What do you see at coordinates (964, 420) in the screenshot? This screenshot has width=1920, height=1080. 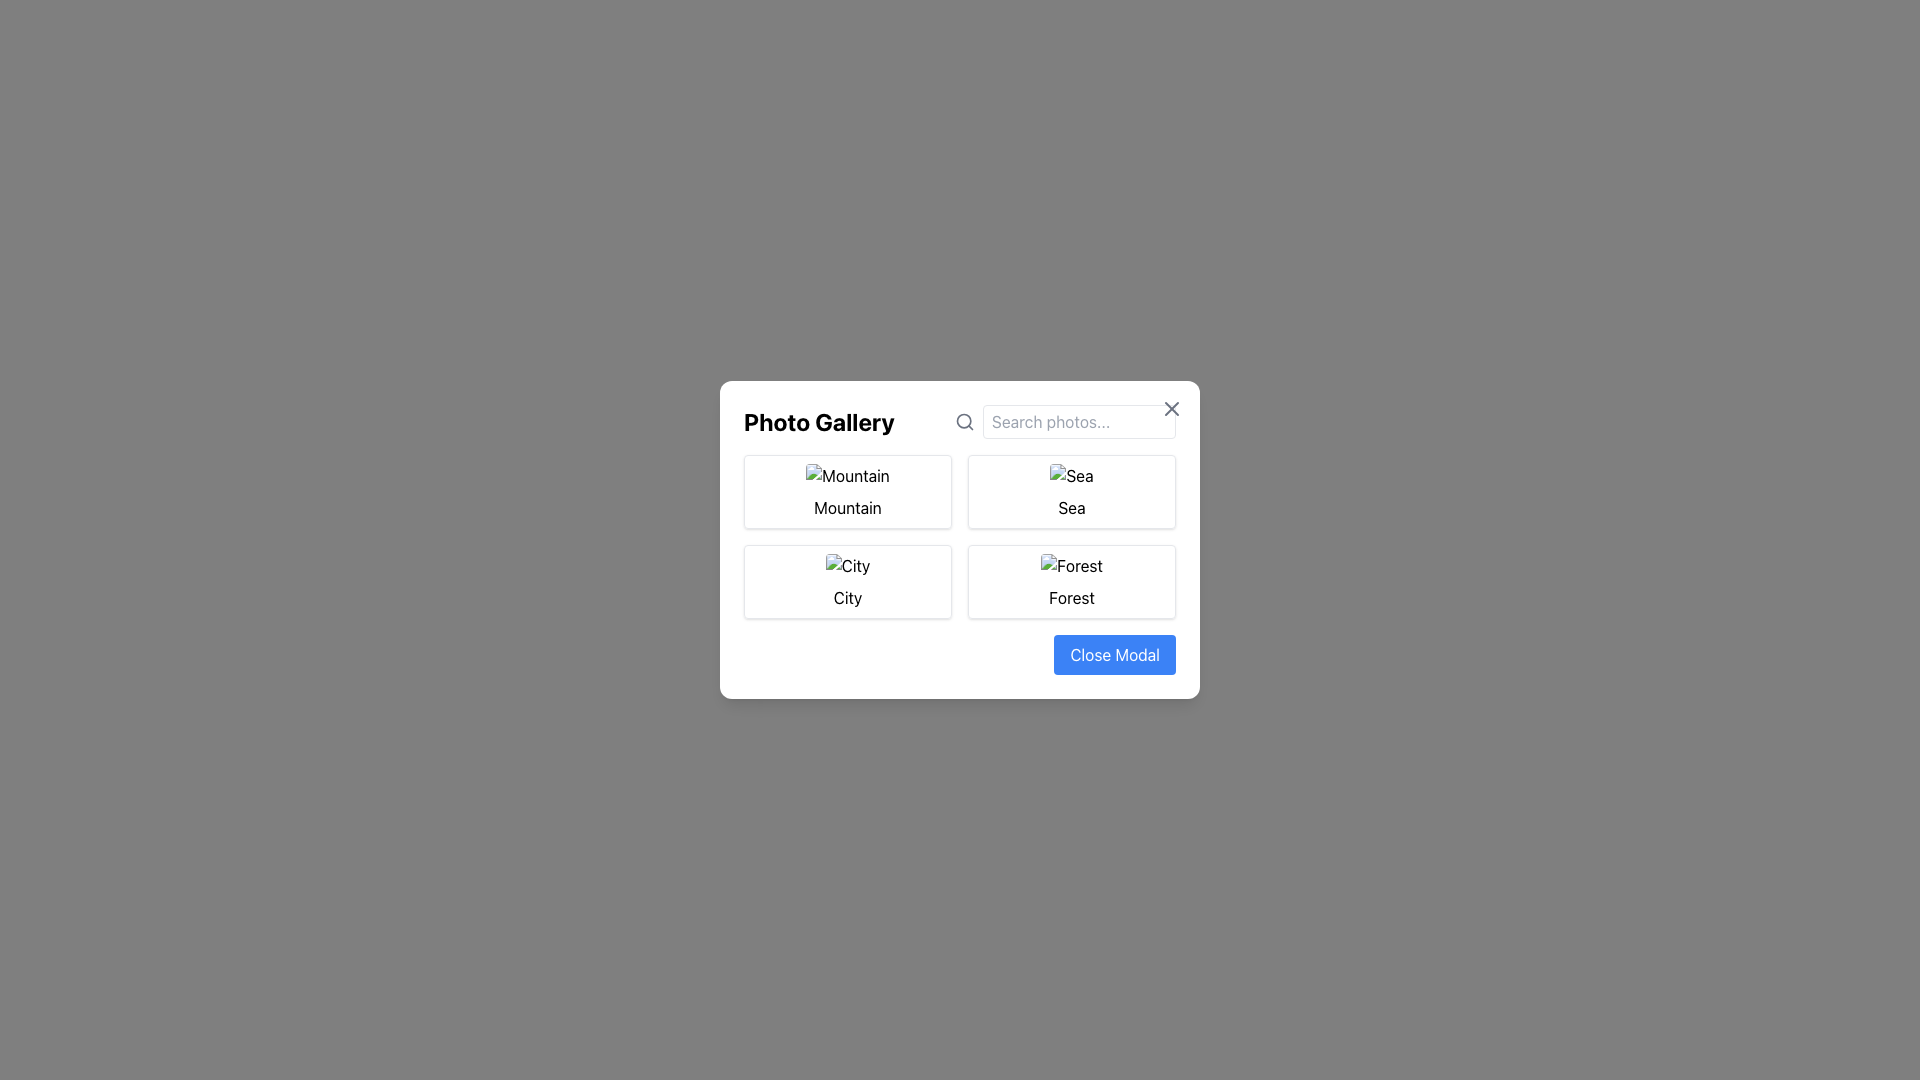 I see `the gray magnifying glass icon located immediately to the left of the search input field in the upper-right quadrant of the 'Photo Gallery' modal` at bounding box center [964, 420].